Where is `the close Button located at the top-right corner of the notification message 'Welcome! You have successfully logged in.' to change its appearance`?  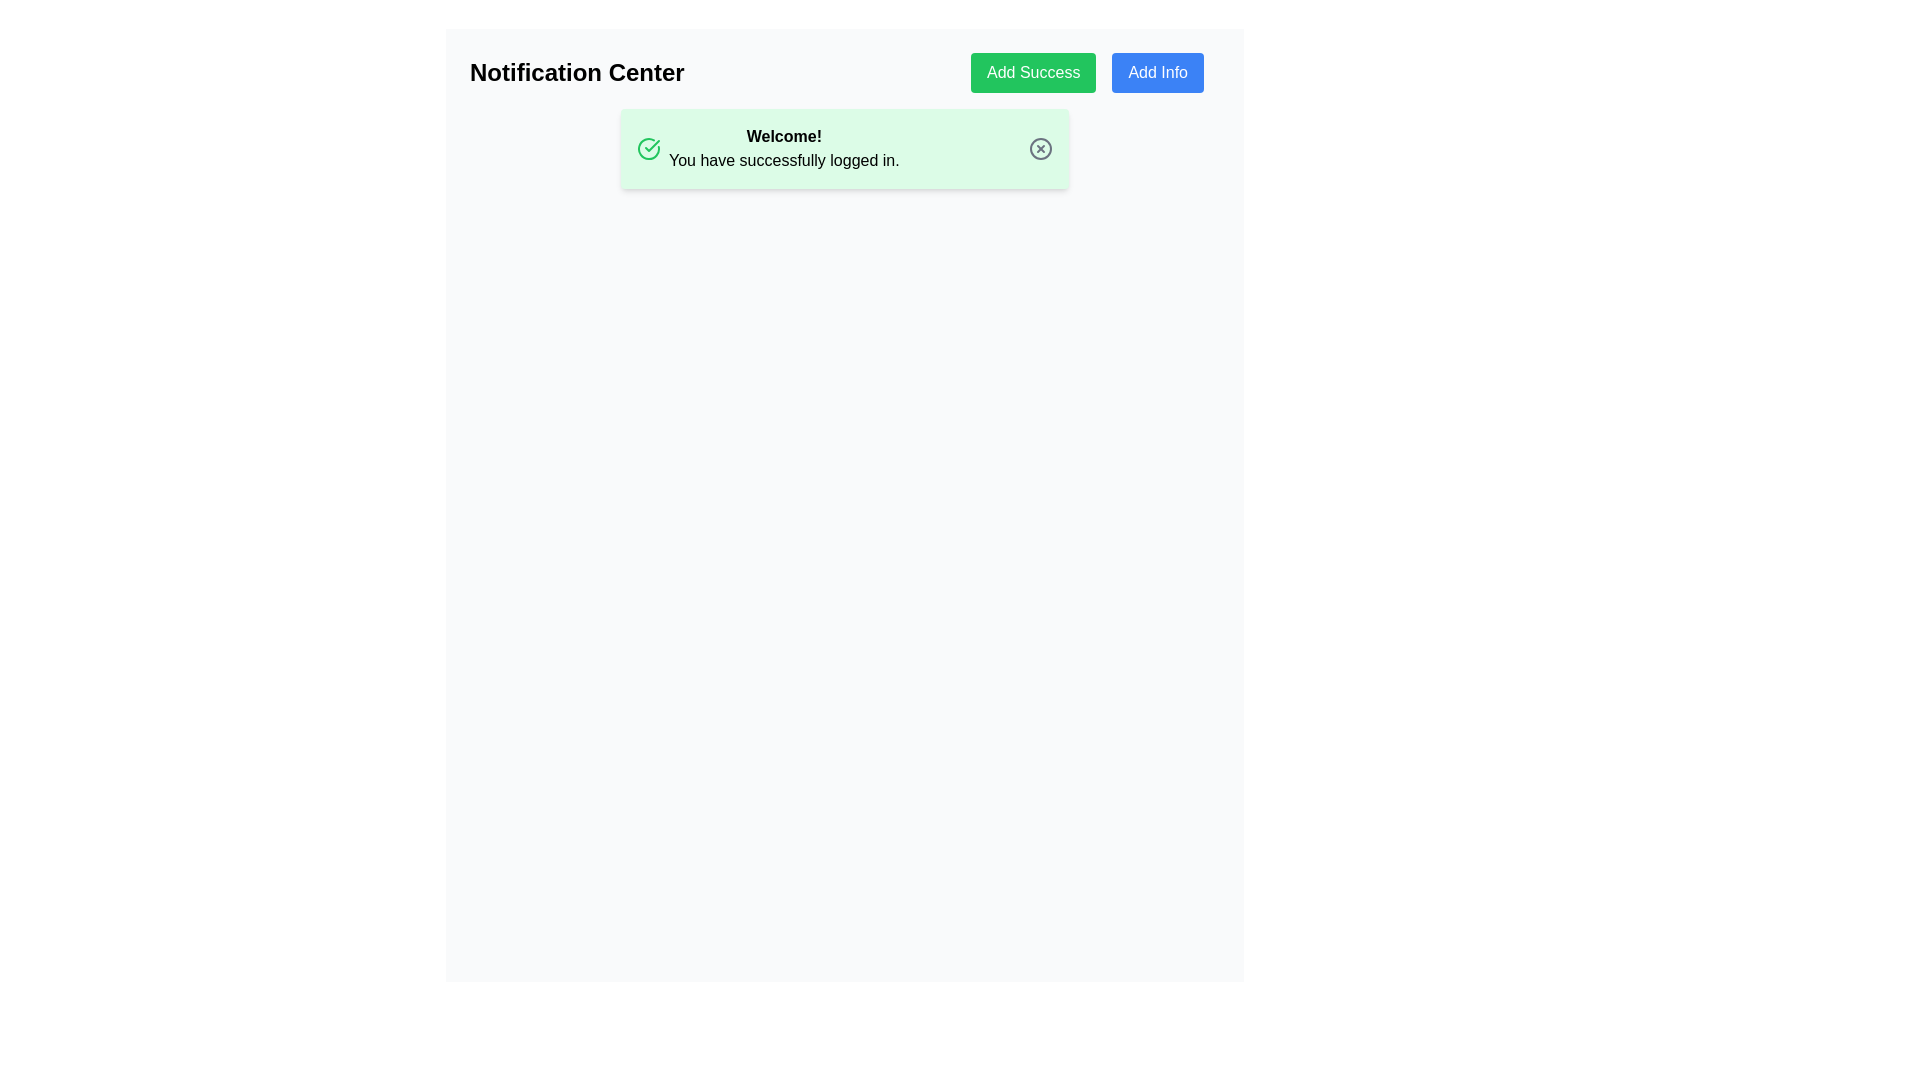 the close Button located at the top-right corner of the notification message 'Welcome! You have successfully logged in.' to change its appearance is located at coordinates (1040, 148).